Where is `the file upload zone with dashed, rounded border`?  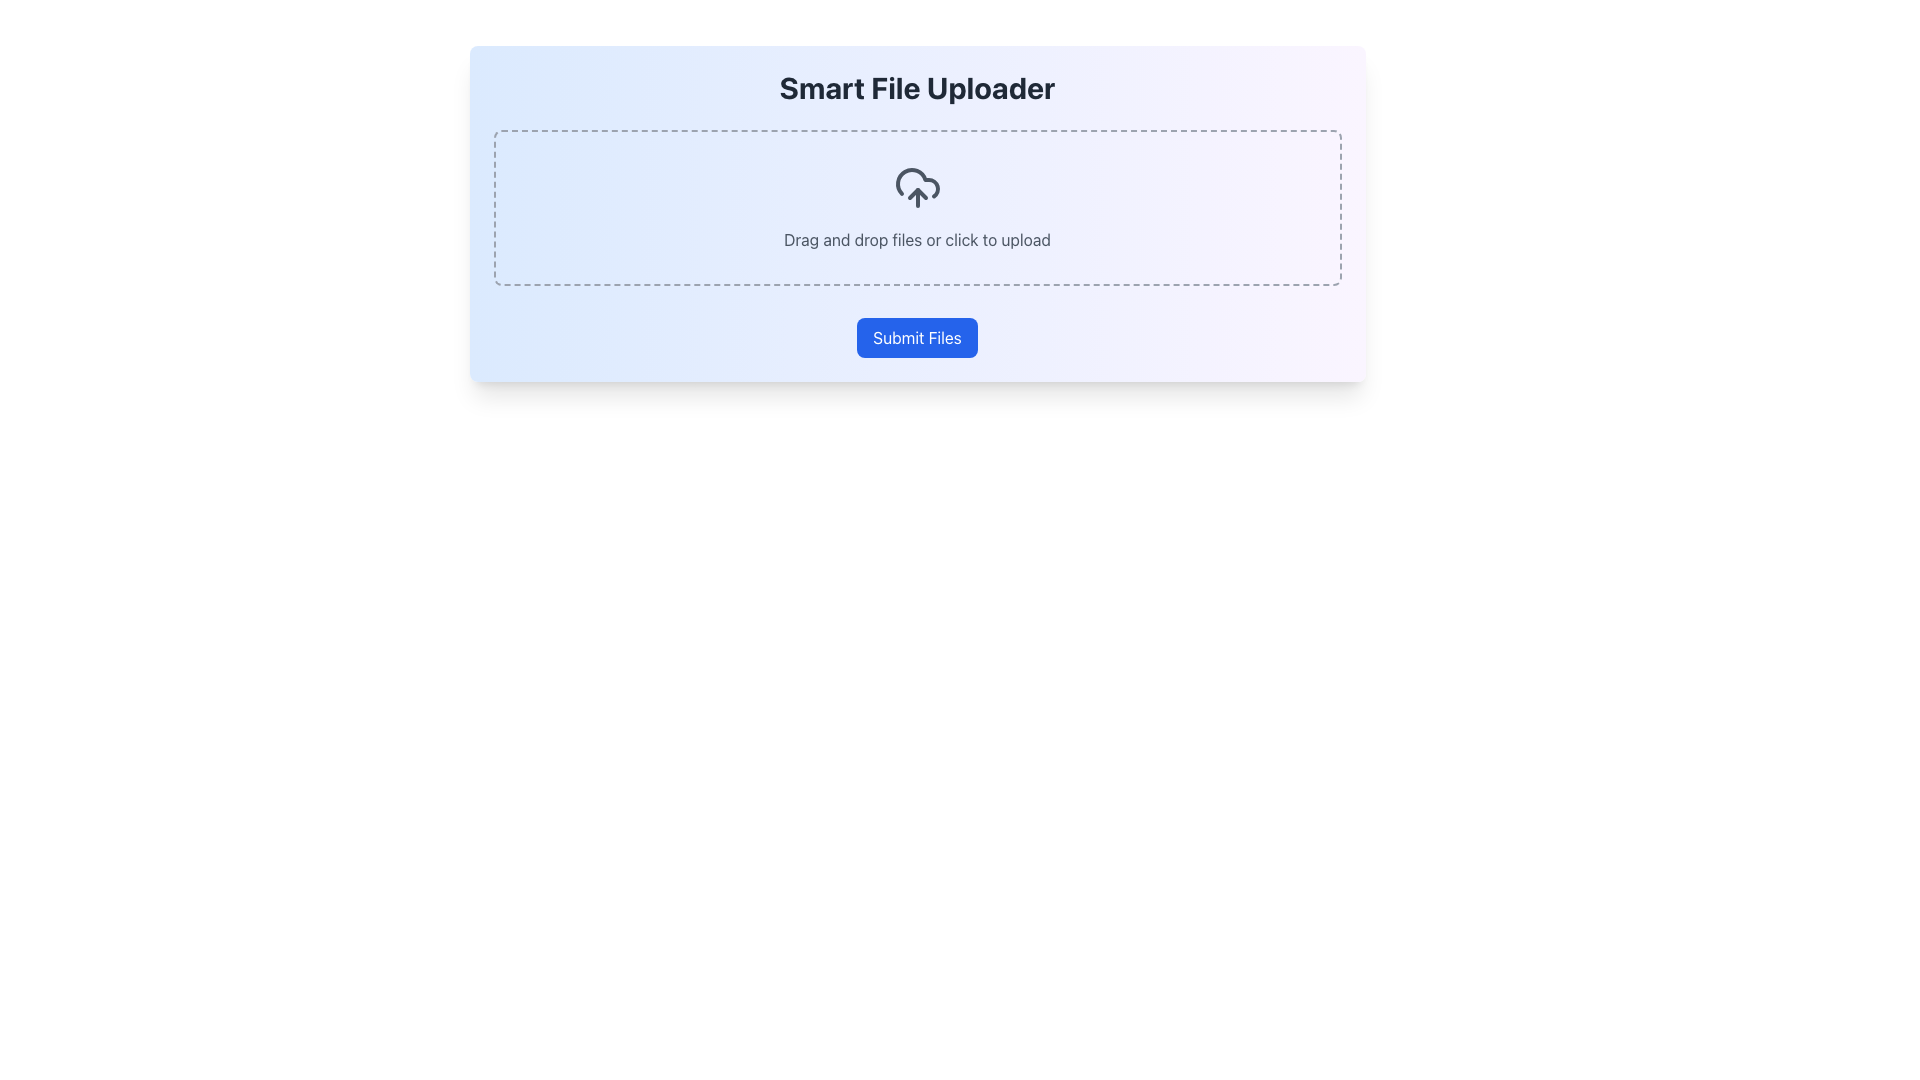
the file upload zone with dashed, rounded border is located at coordinates (916, 208).